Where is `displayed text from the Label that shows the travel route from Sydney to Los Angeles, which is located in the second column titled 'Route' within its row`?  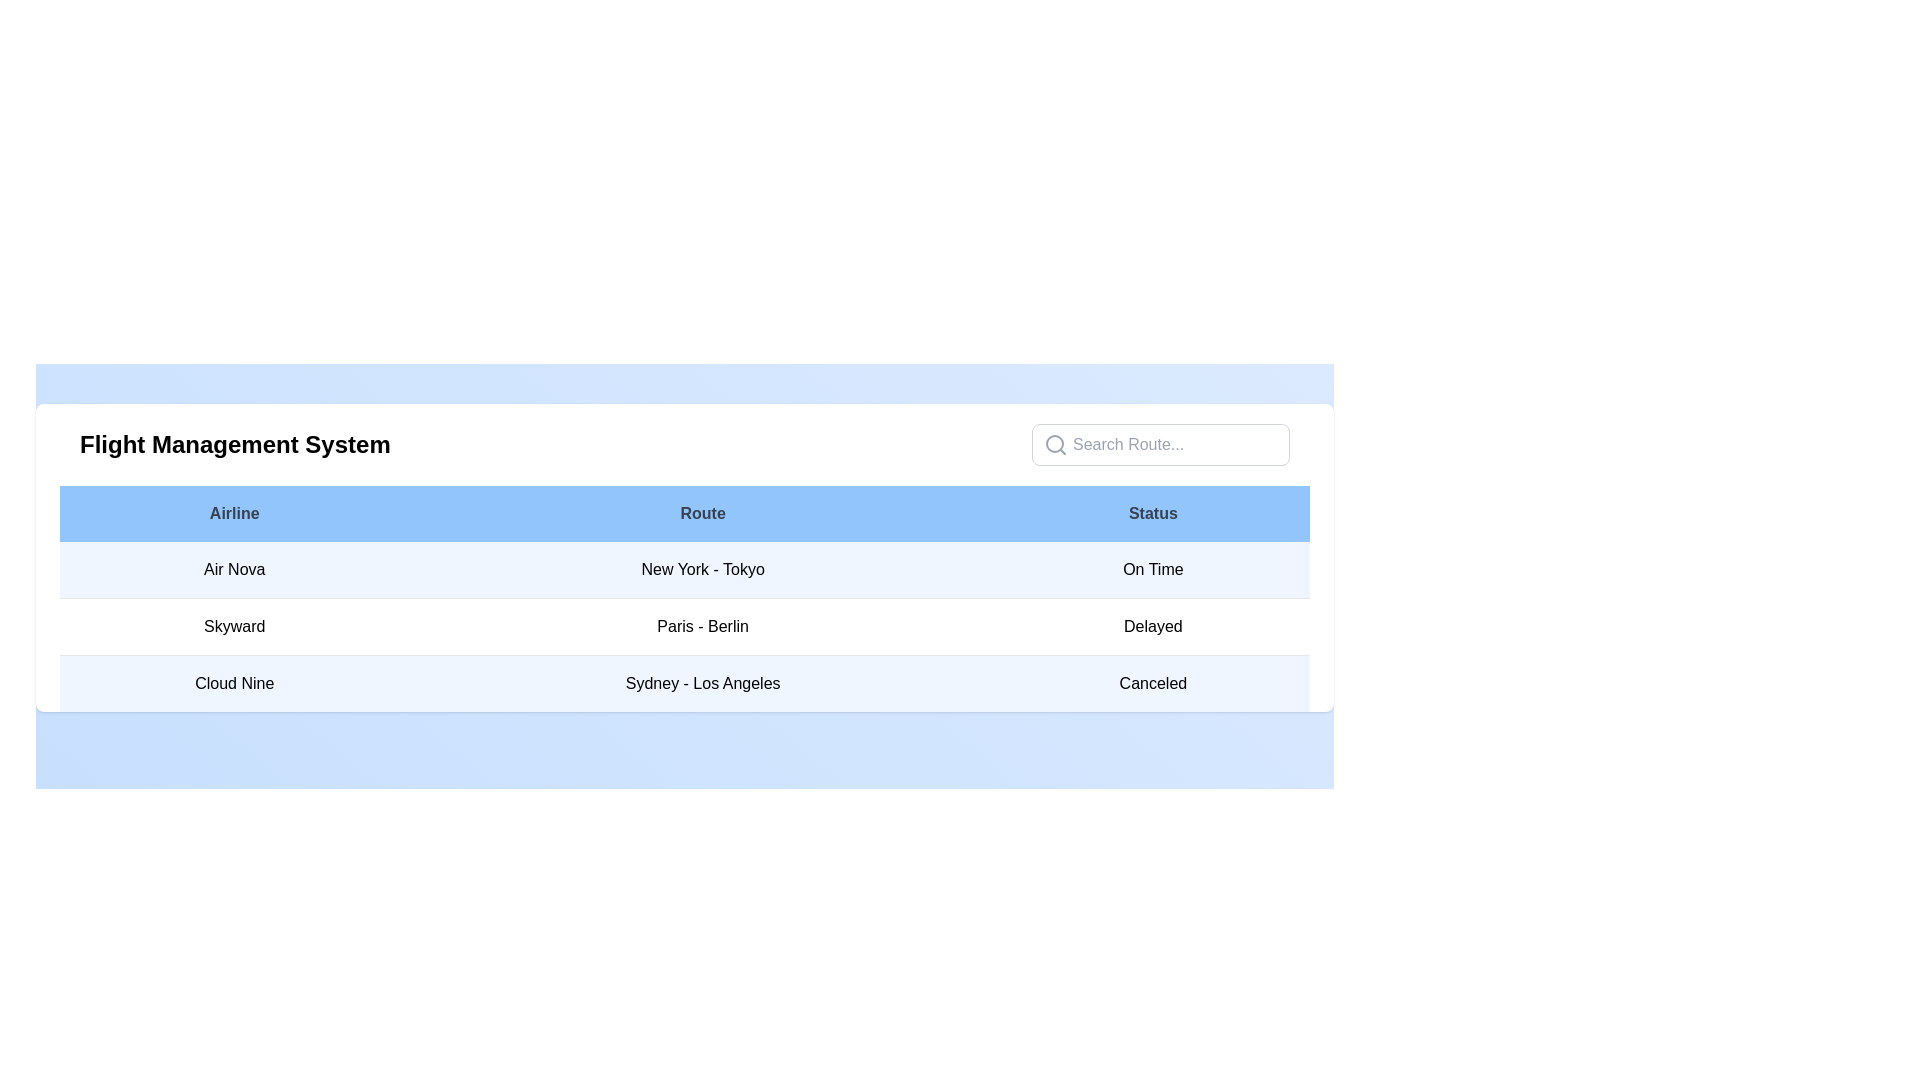
displayed text from the Label that shows the travel route from Sydney to Los Angeles, which is located in the second column titled 'Route' within its row is located at coordinates (703, 682).